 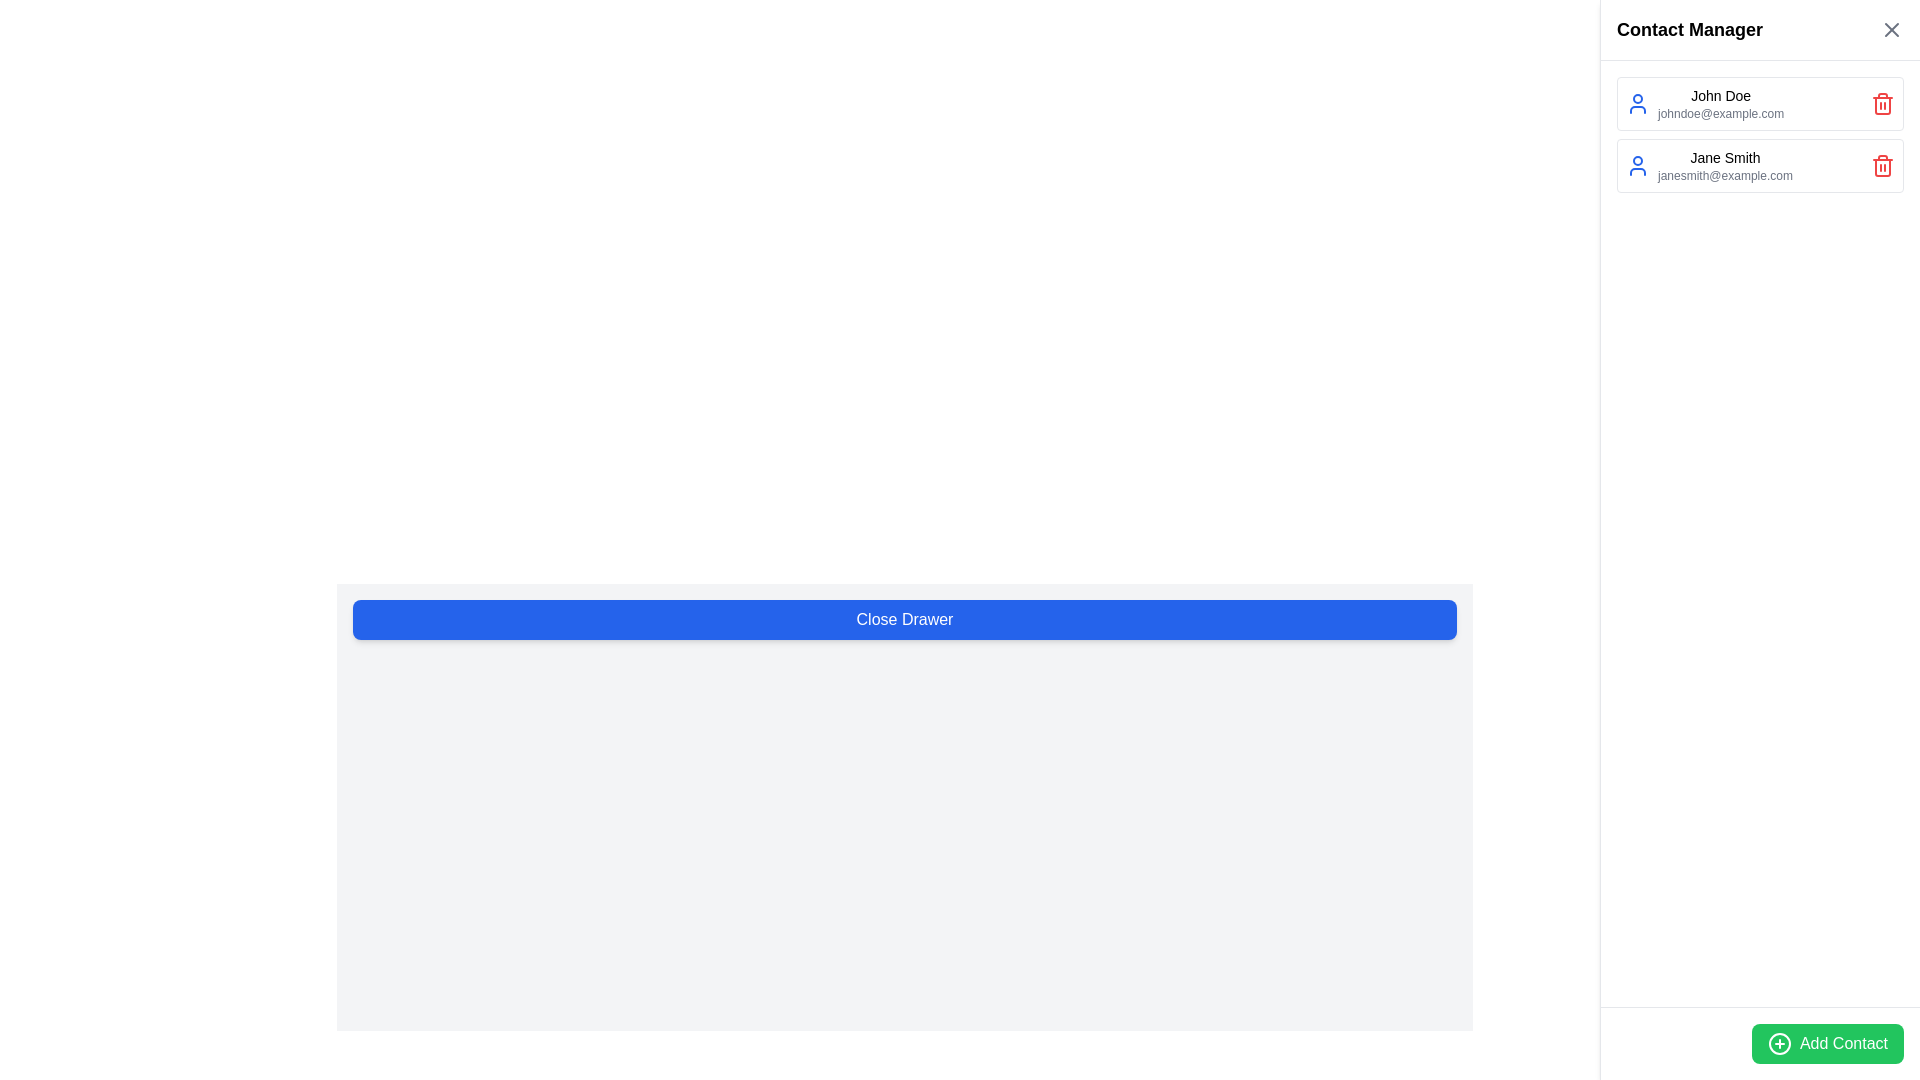 What do you see at coordinates (1881, 164) in the screenshot?
I see `the red trash bin icon next to the name and email of Jane Smith in the contact list` at bounding box center [1881, 164].